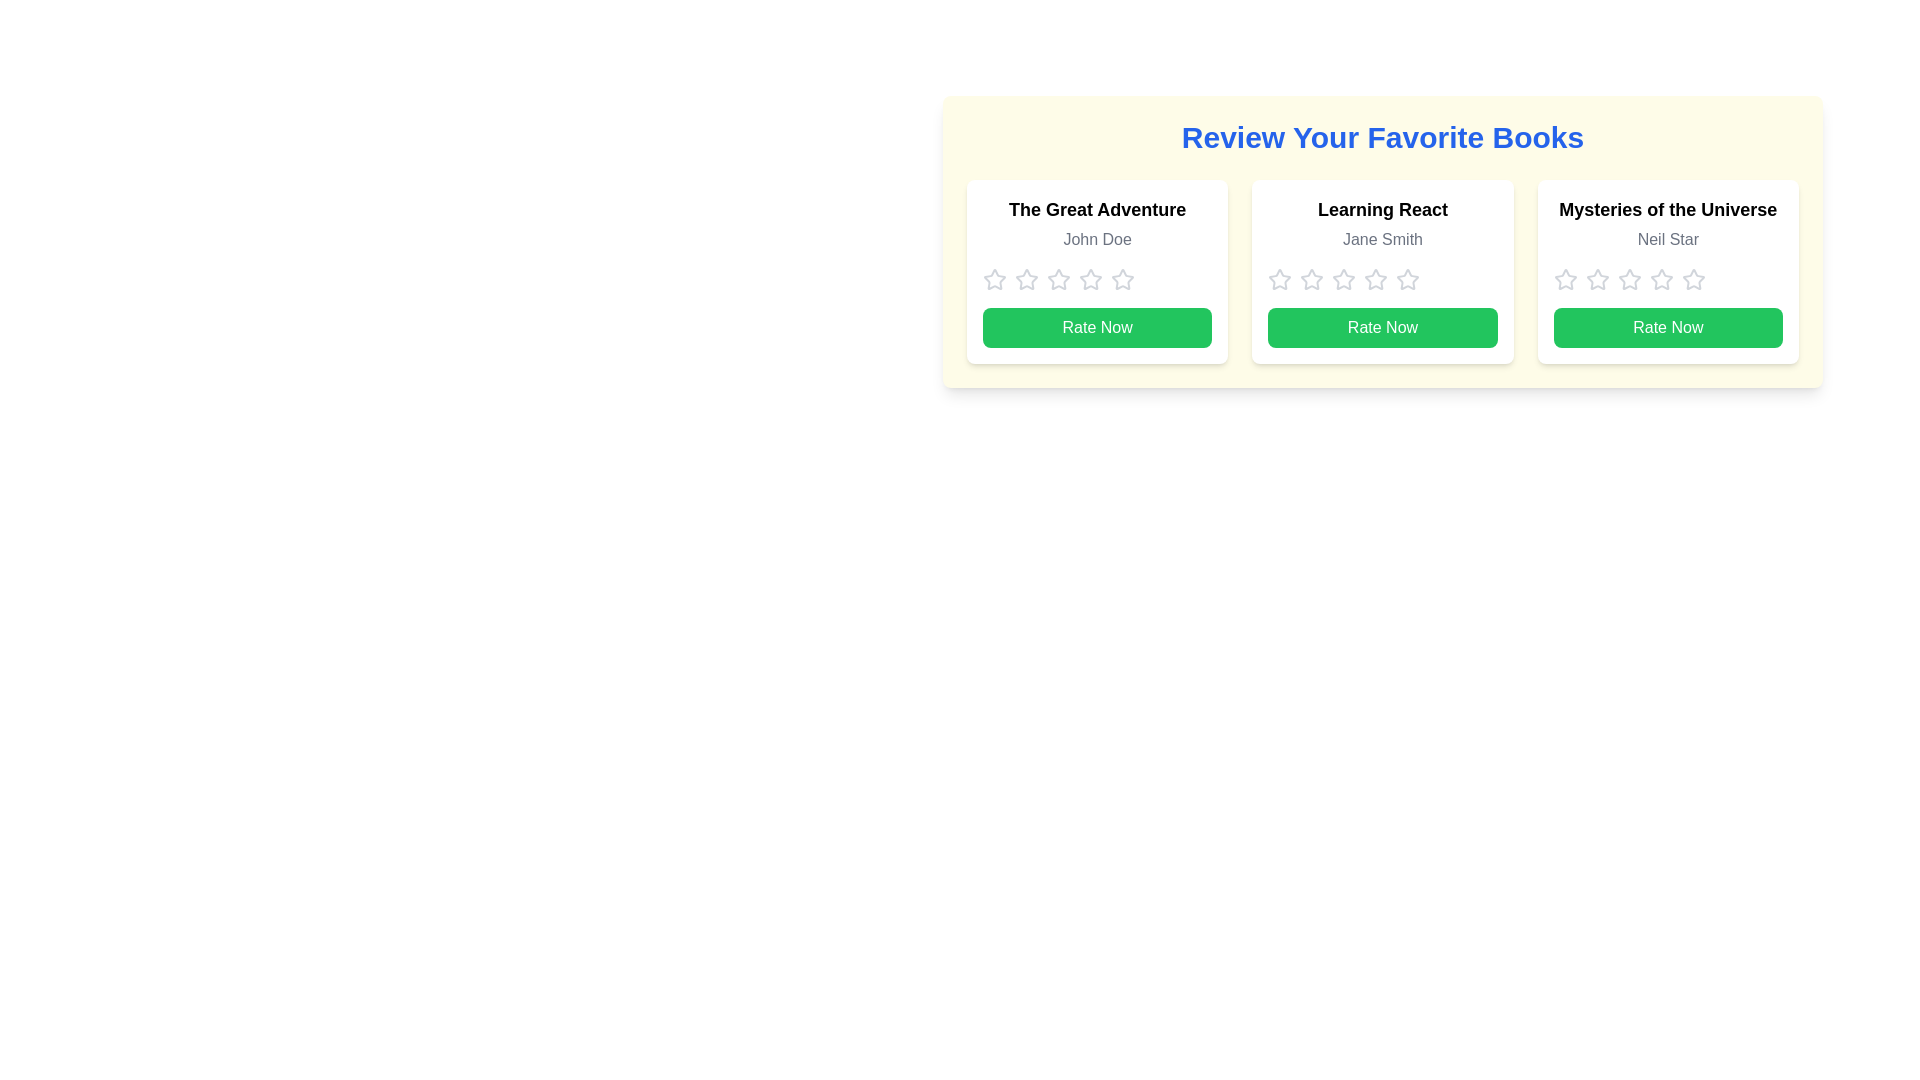 This screenshot has width=1920, height=1080. I want to click on text content from the title and author information block located at the top of the rightmost card under the 'Review Your Favorite Books' section, so click(1668, 226).